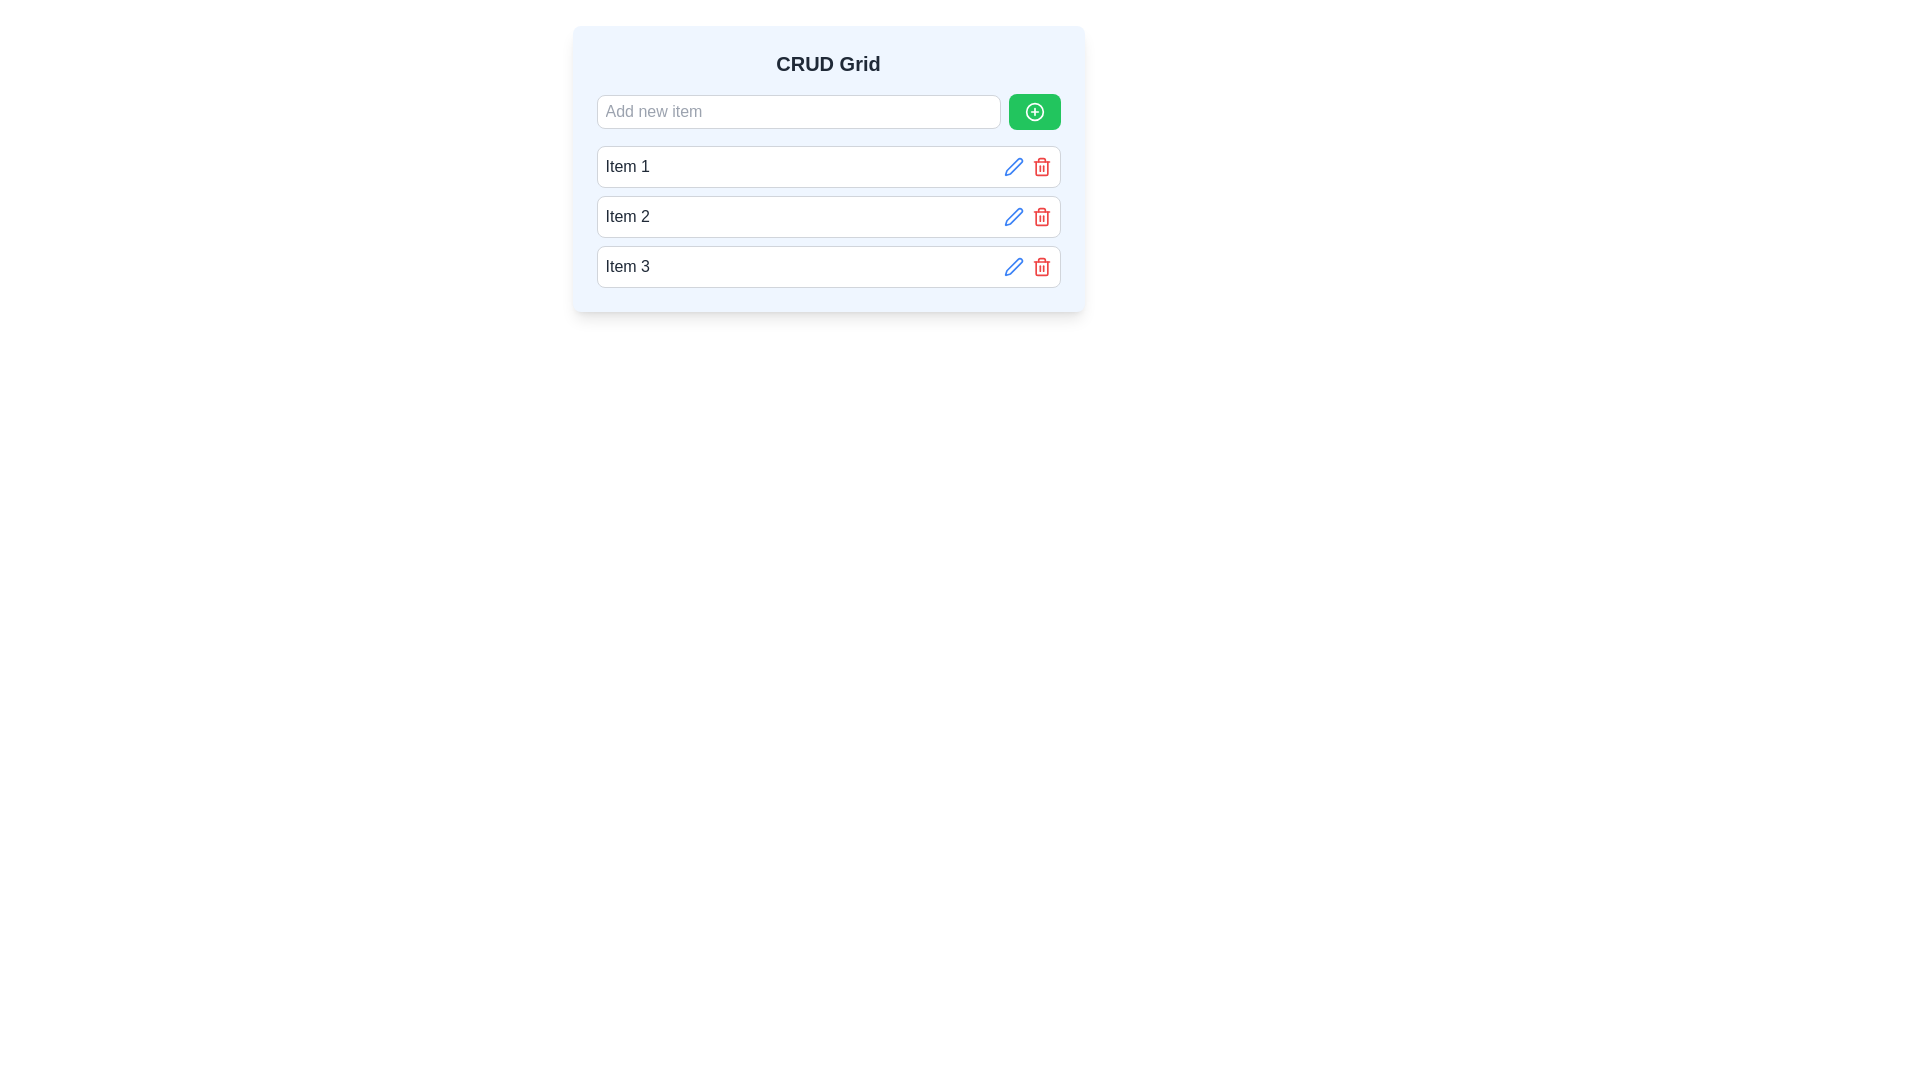 The height and width of the screenshot is (1080, 1920). I want to click on the edit icon button located immediately to the right of 'Item 2' in the second row of the CRUD grid, so click(1013, 216).